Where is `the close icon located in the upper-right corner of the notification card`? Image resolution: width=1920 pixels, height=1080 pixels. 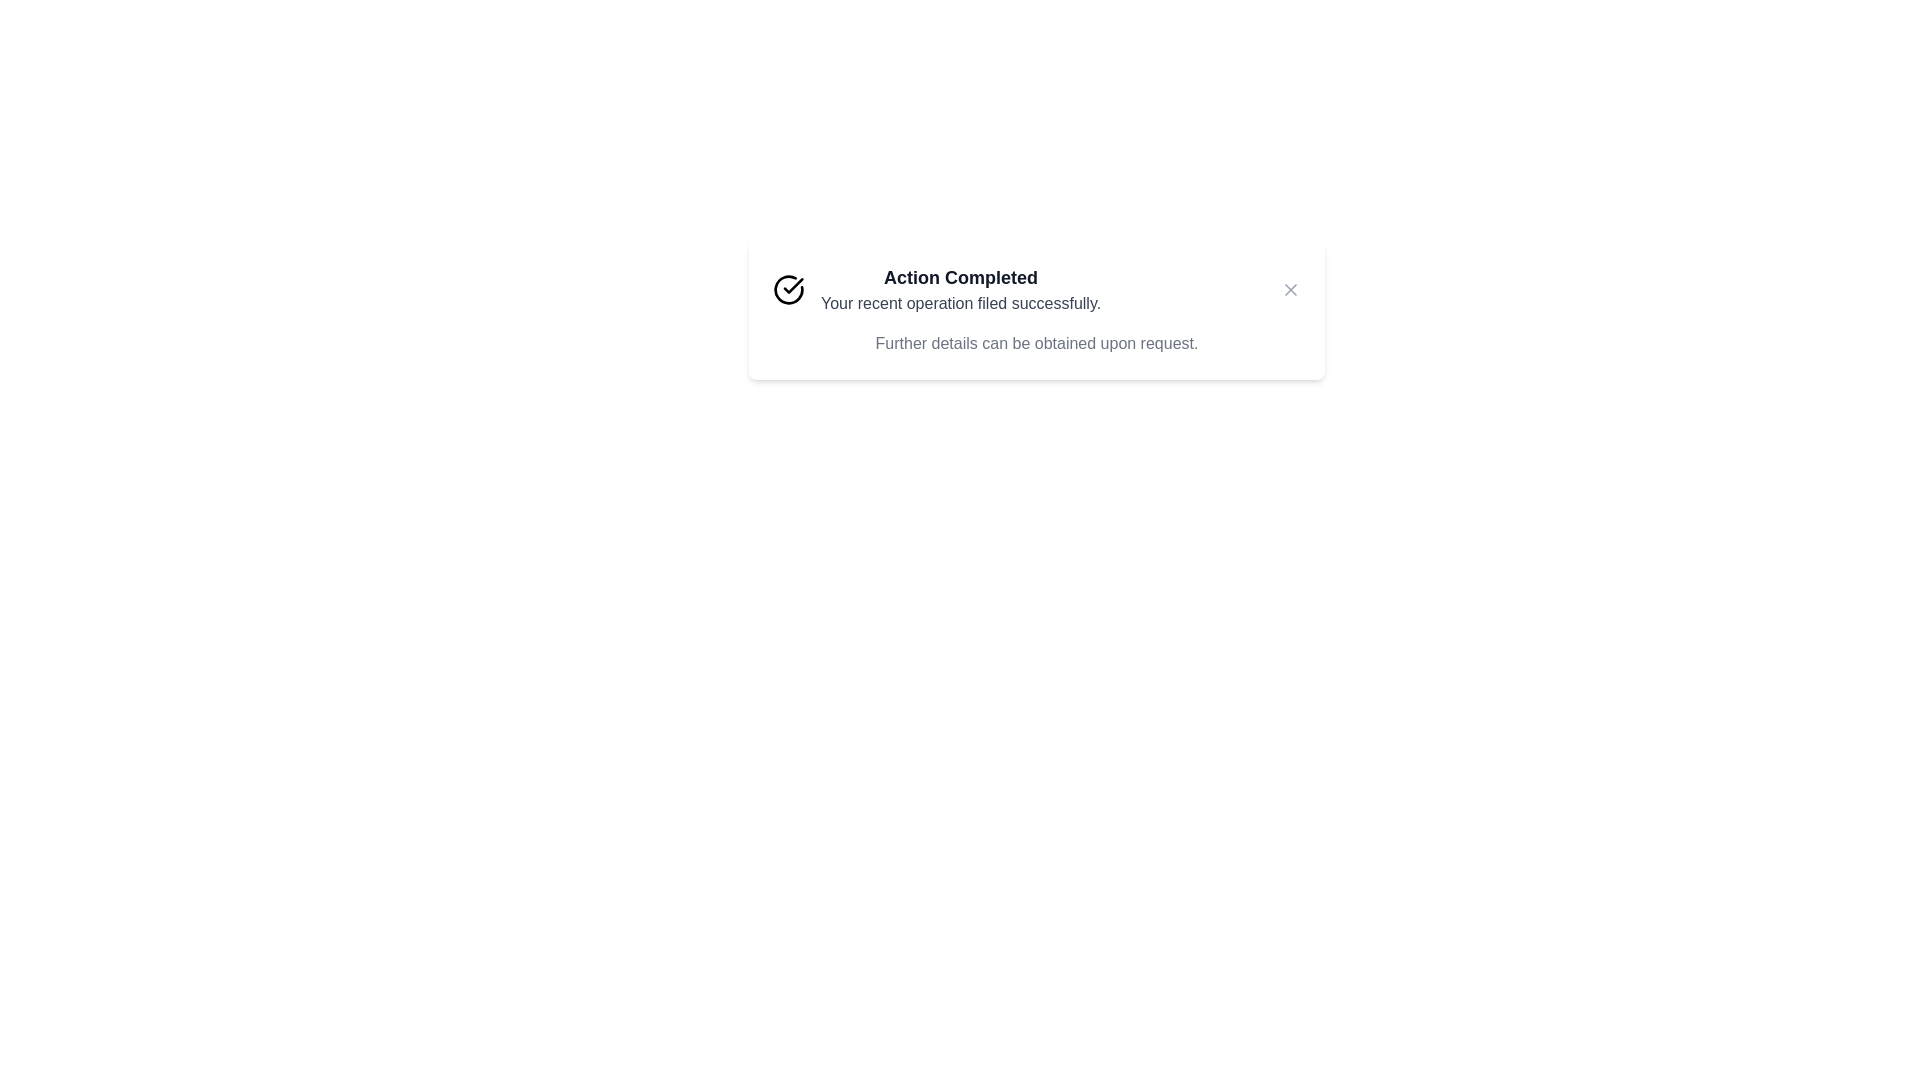
the close icon located in the upper-right corner of the notification card is located at coordinates (1291, 289).